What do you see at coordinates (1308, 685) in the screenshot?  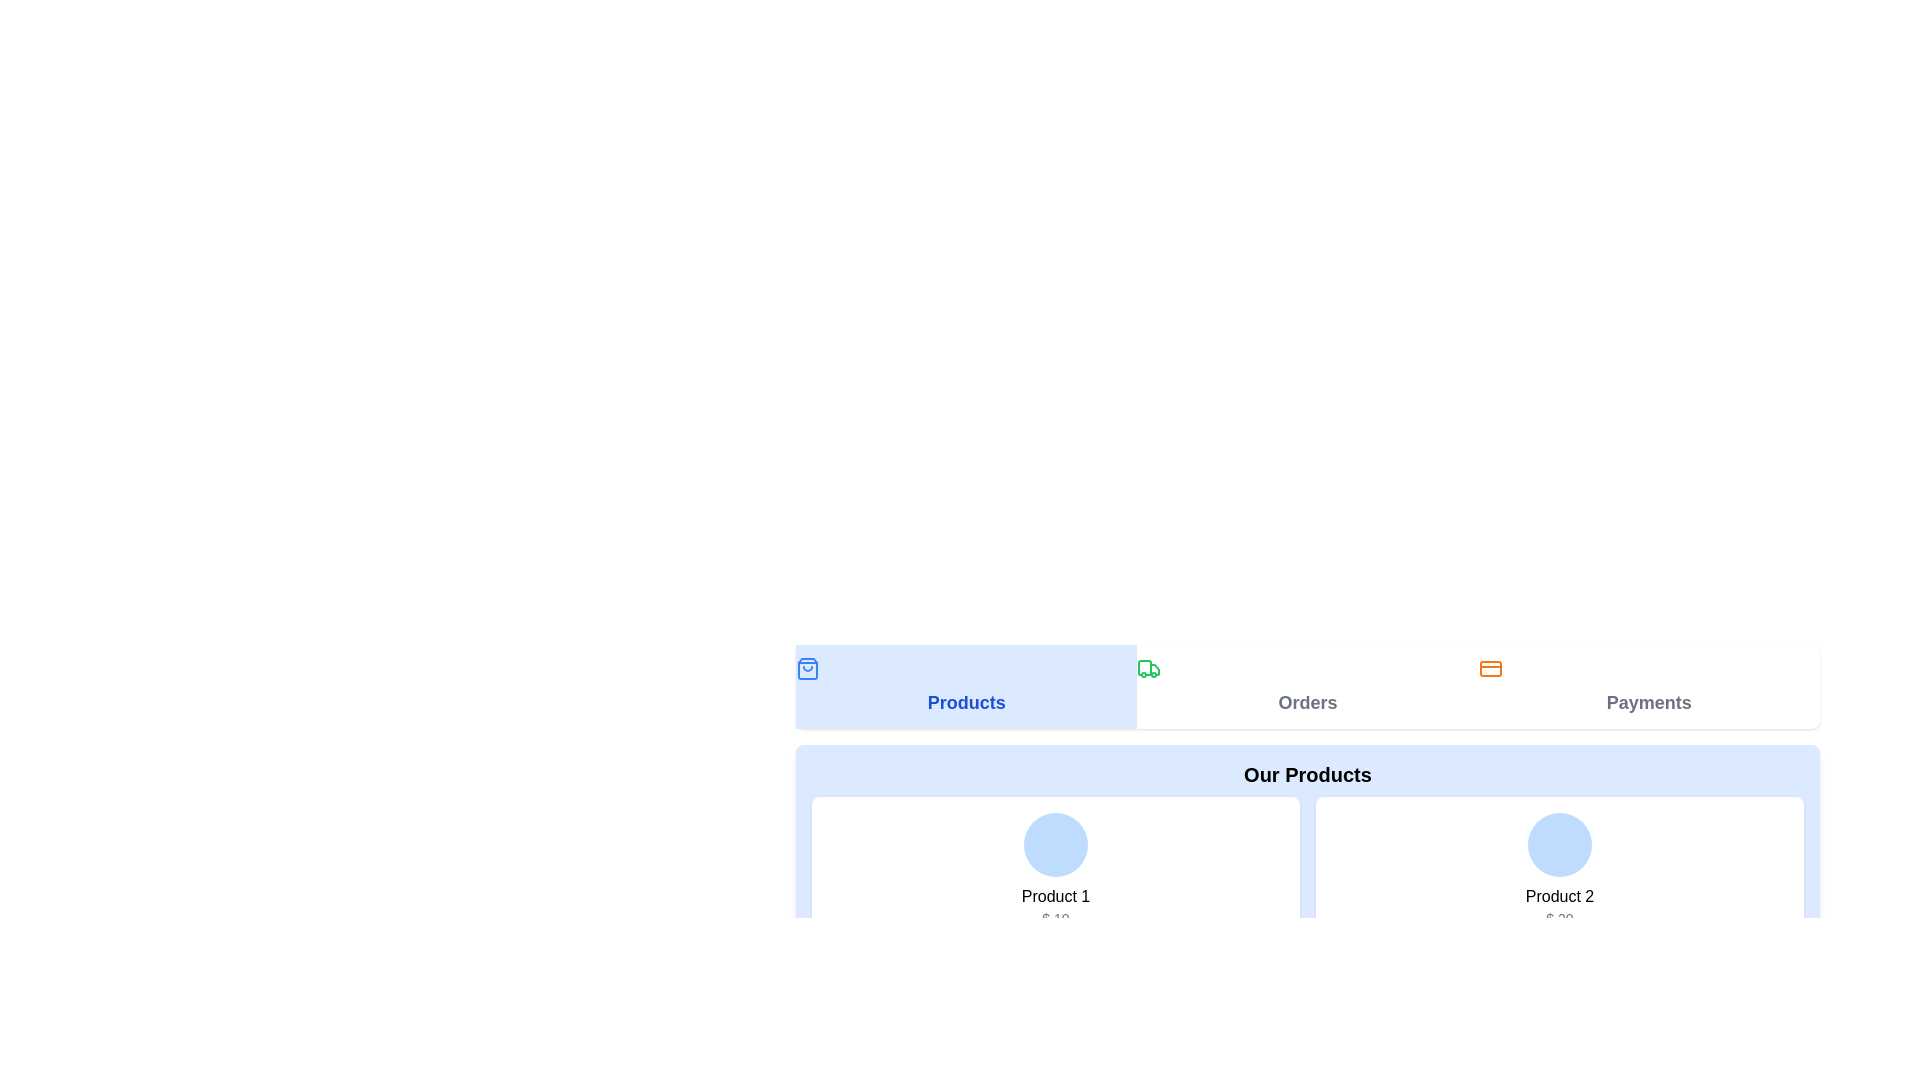 I see `the 'Orders' tab in the Navigation bar` at bounding box center [1308, 685].